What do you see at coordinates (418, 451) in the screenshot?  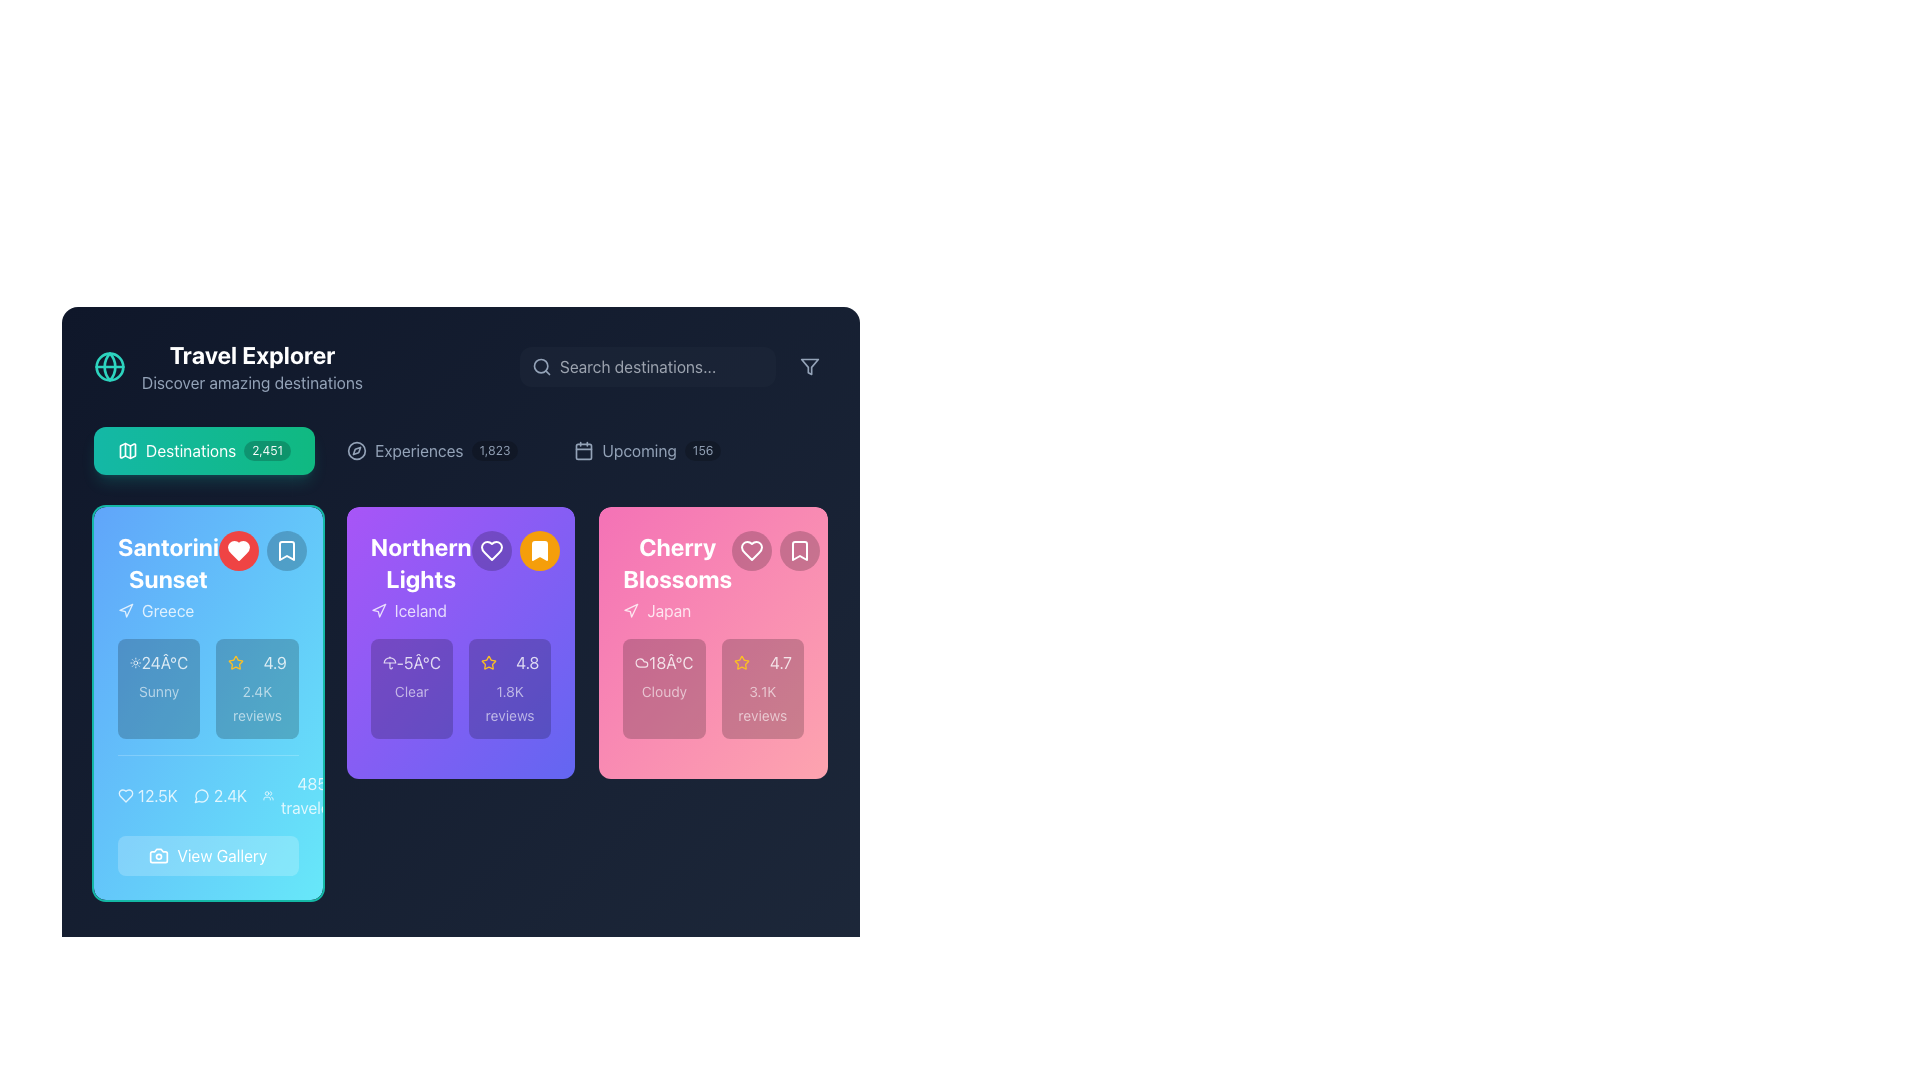 I see `the text label reading 'Experiences' which is centrally positioned under the 'Travel Explorer' heading in the navigation bar, adjacent to 'Destinations' and 'Upcoming'` at bounding box center [418, 451].